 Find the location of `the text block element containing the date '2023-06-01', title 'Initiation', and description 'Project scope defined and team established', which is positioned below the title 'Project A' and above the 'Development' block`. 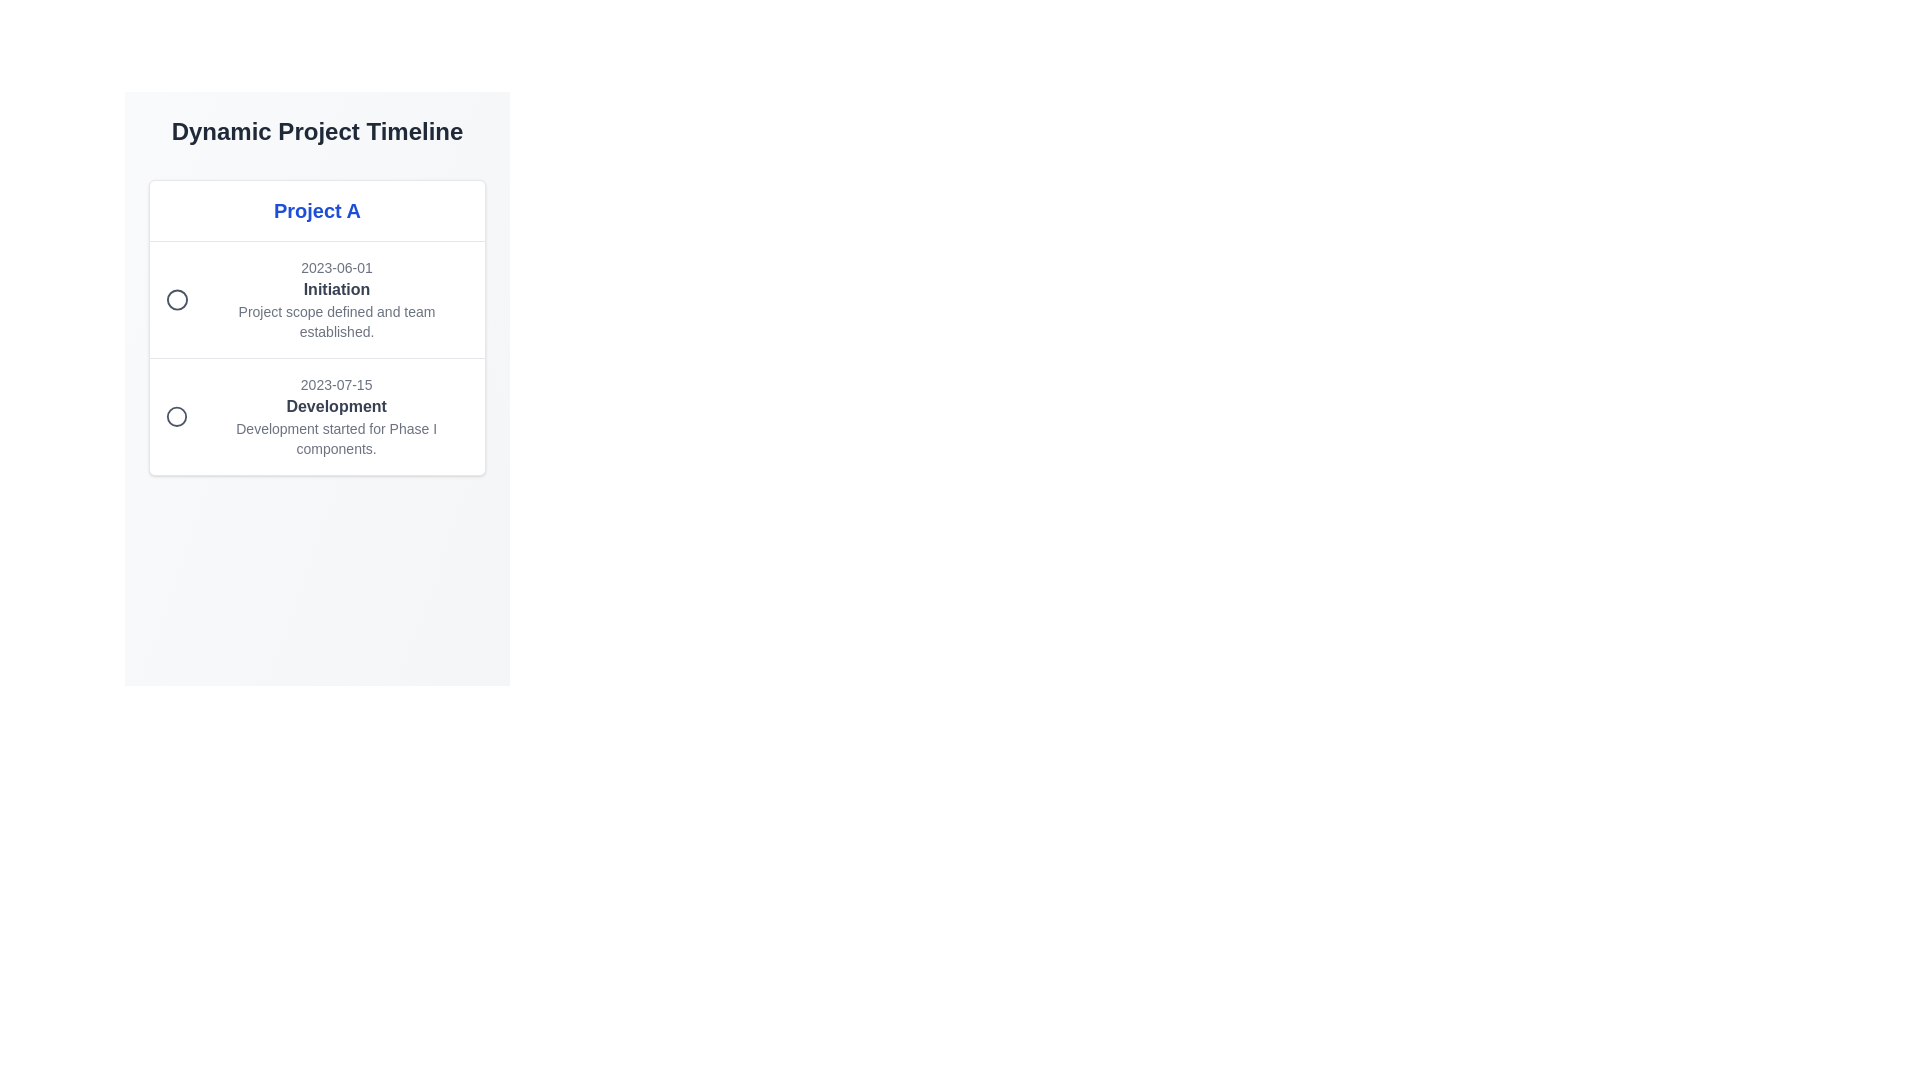

the text block element containing the date '2023-06-01', title 'Initiation', and description 'Project scope defined and team established', which is positioned below the title 'Project A' and above the 'Development' block is located at coordinates (336, 300).